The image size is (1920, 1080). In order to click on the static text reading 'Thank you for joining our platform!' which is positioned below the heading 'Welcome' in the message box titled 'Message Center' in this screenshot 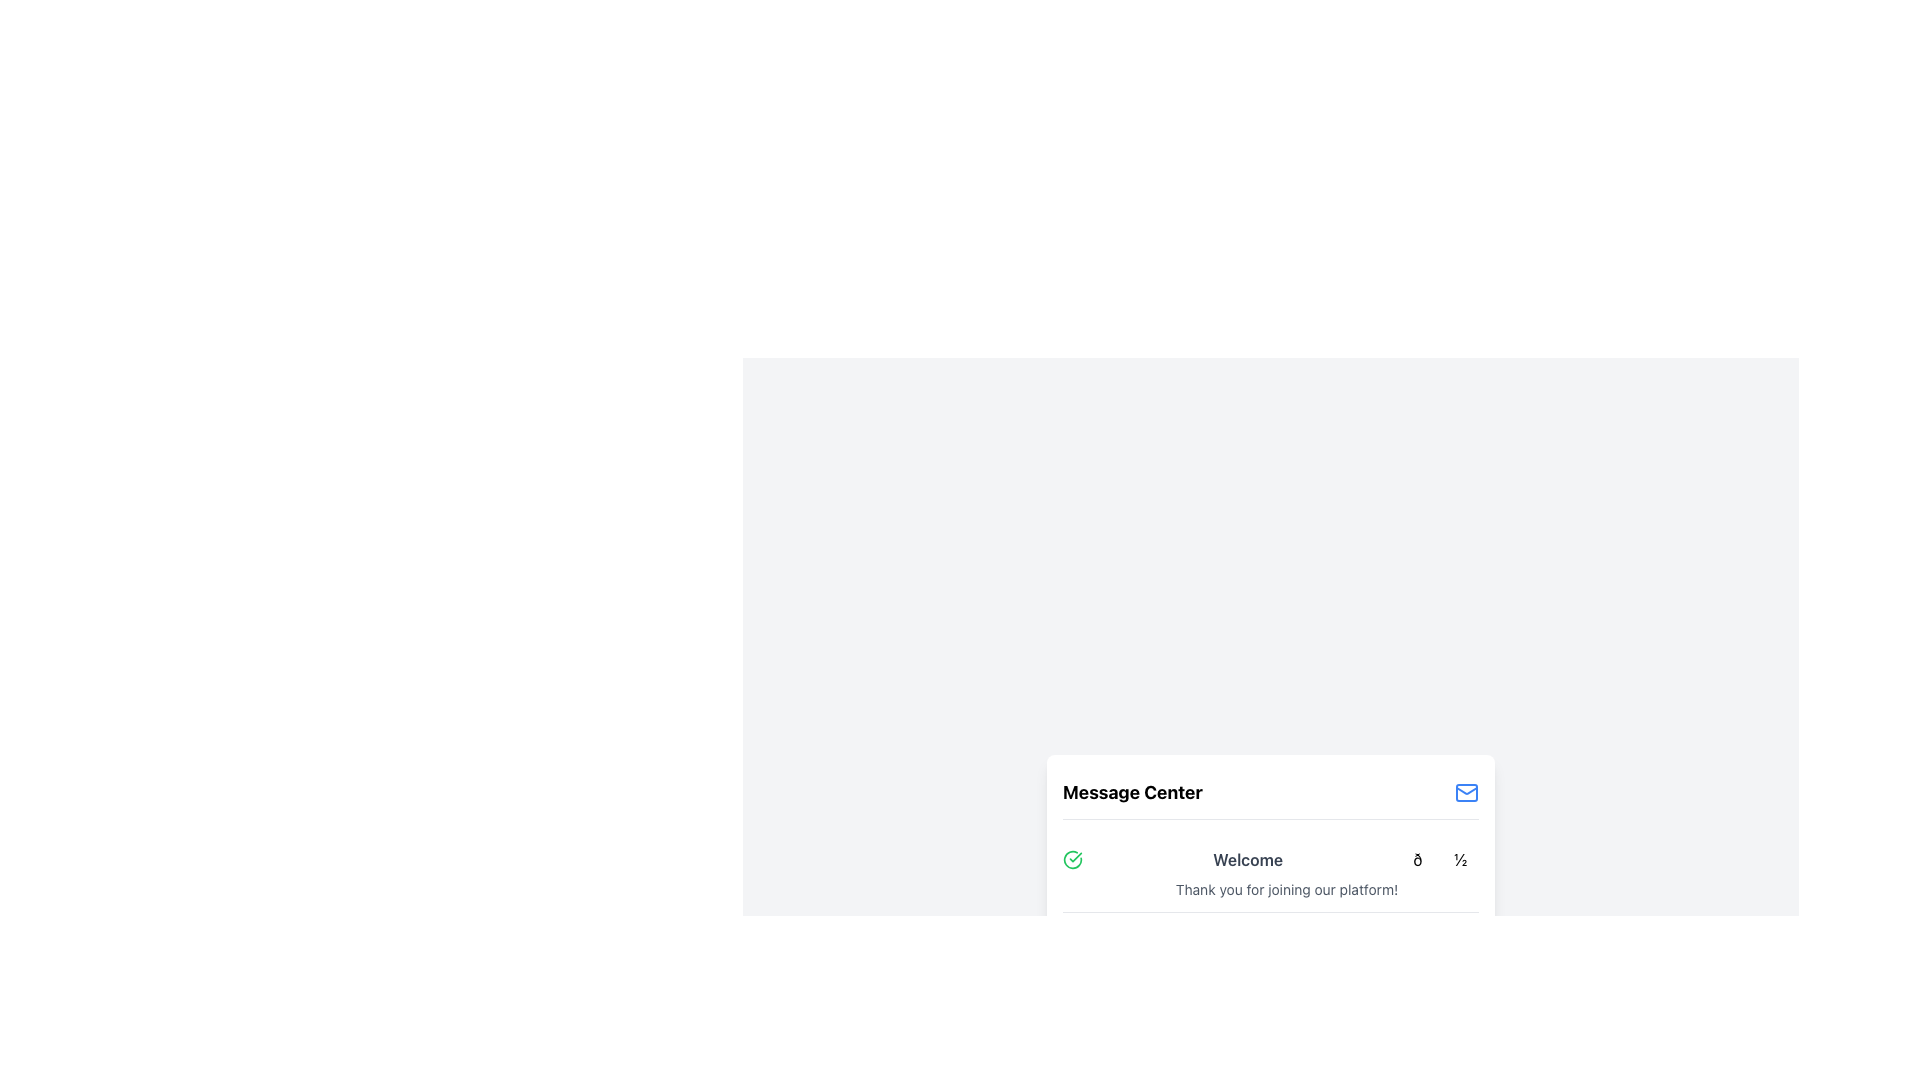, I will do `click(1286, 889)`.